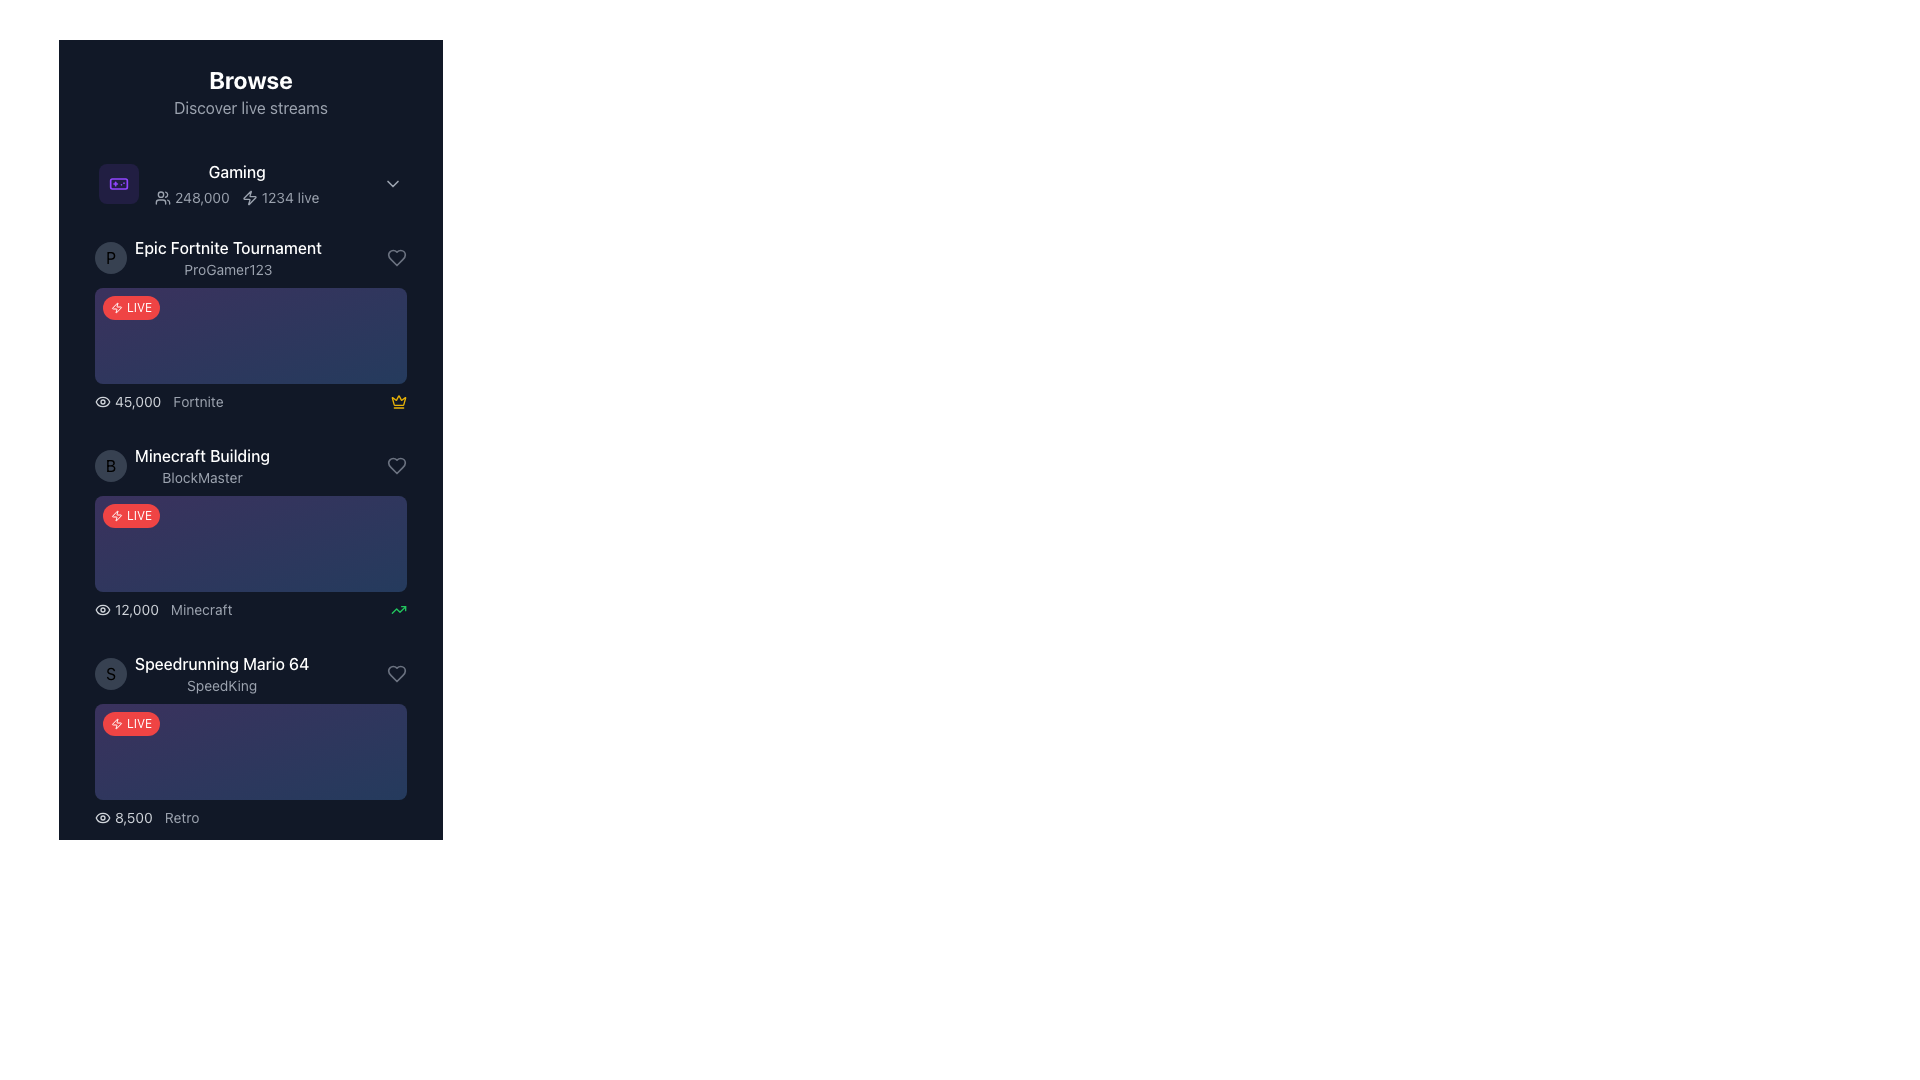 The height and width of the screenshot is (1080, 1920). Describe the element at coordinates (237, 184) in the screenshot. I see `the 'Gaming' text block which displays the title 'Gaming', viewer count '248,000', and livestream count '1234 live' for navigation to the category's details or streams` at that location.